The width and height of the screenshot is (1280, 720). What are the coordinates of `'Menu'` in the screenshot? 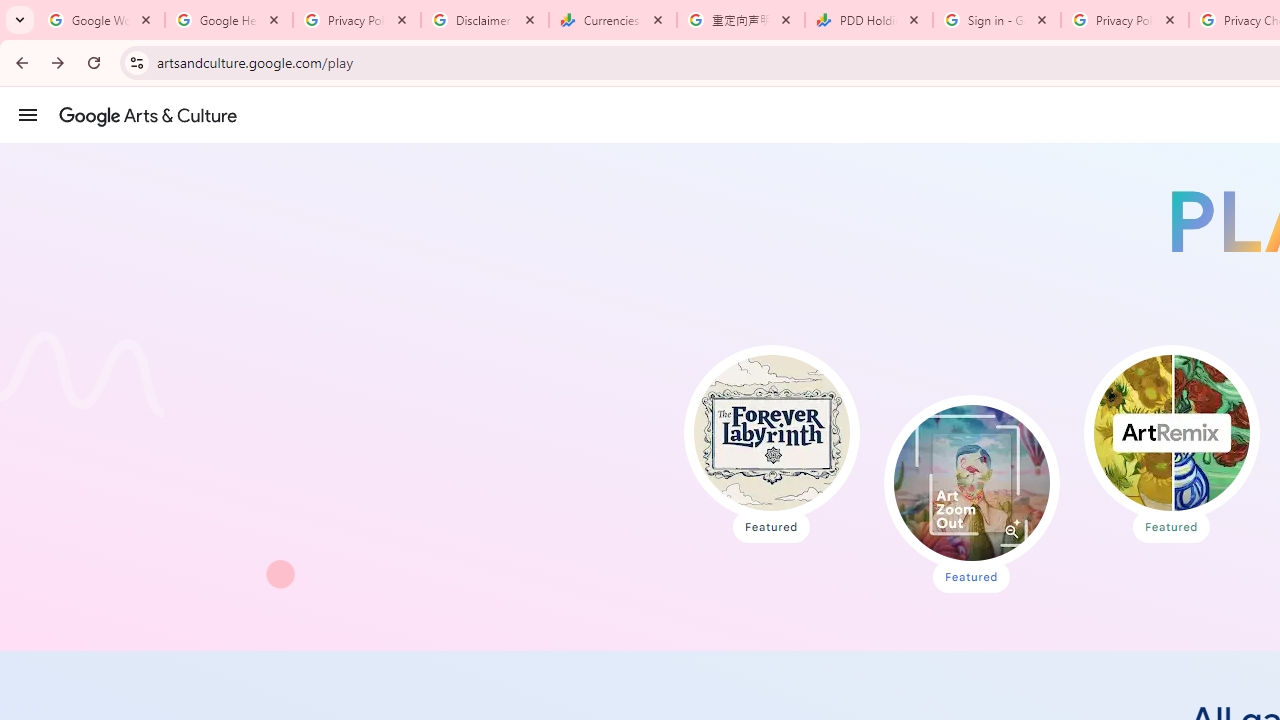 It's located at (28, 114).